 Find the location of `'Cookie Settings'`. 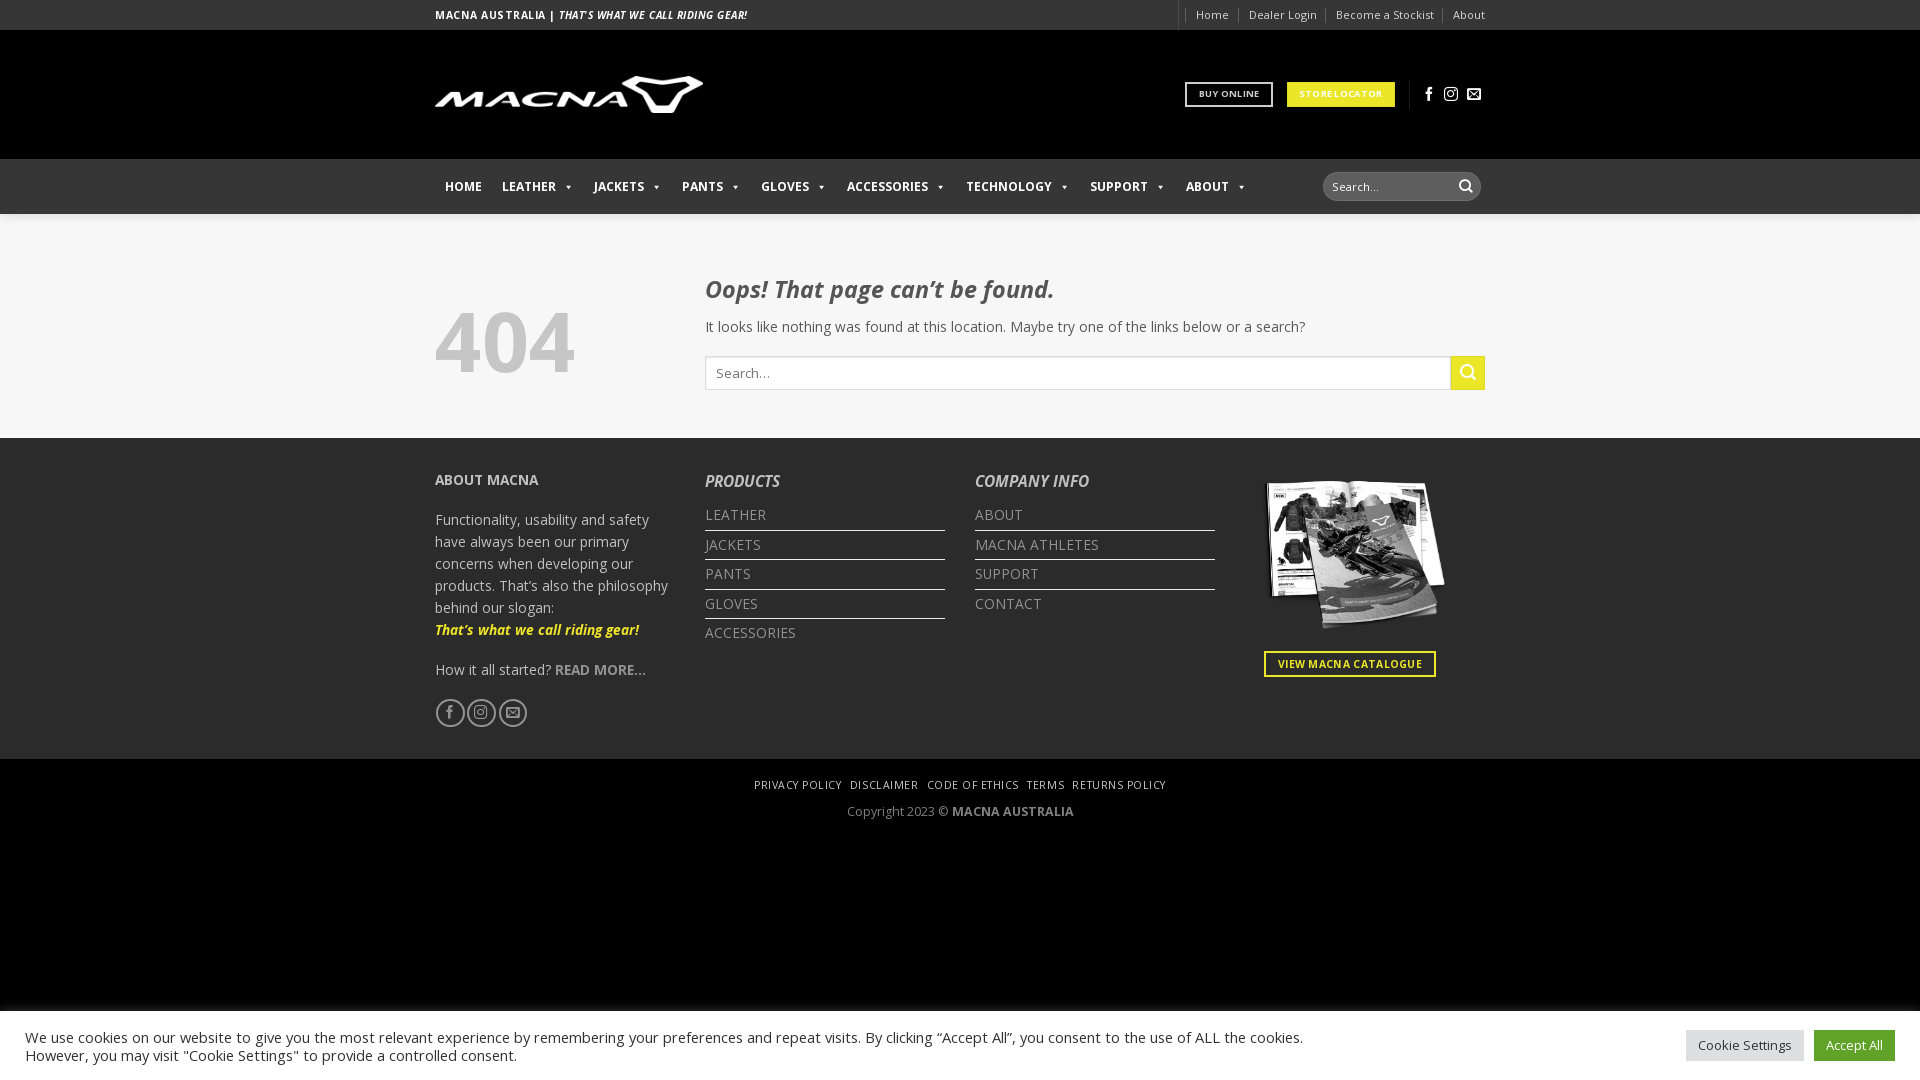

'Cookie Settings' is located at coordinates (1744, 1044).